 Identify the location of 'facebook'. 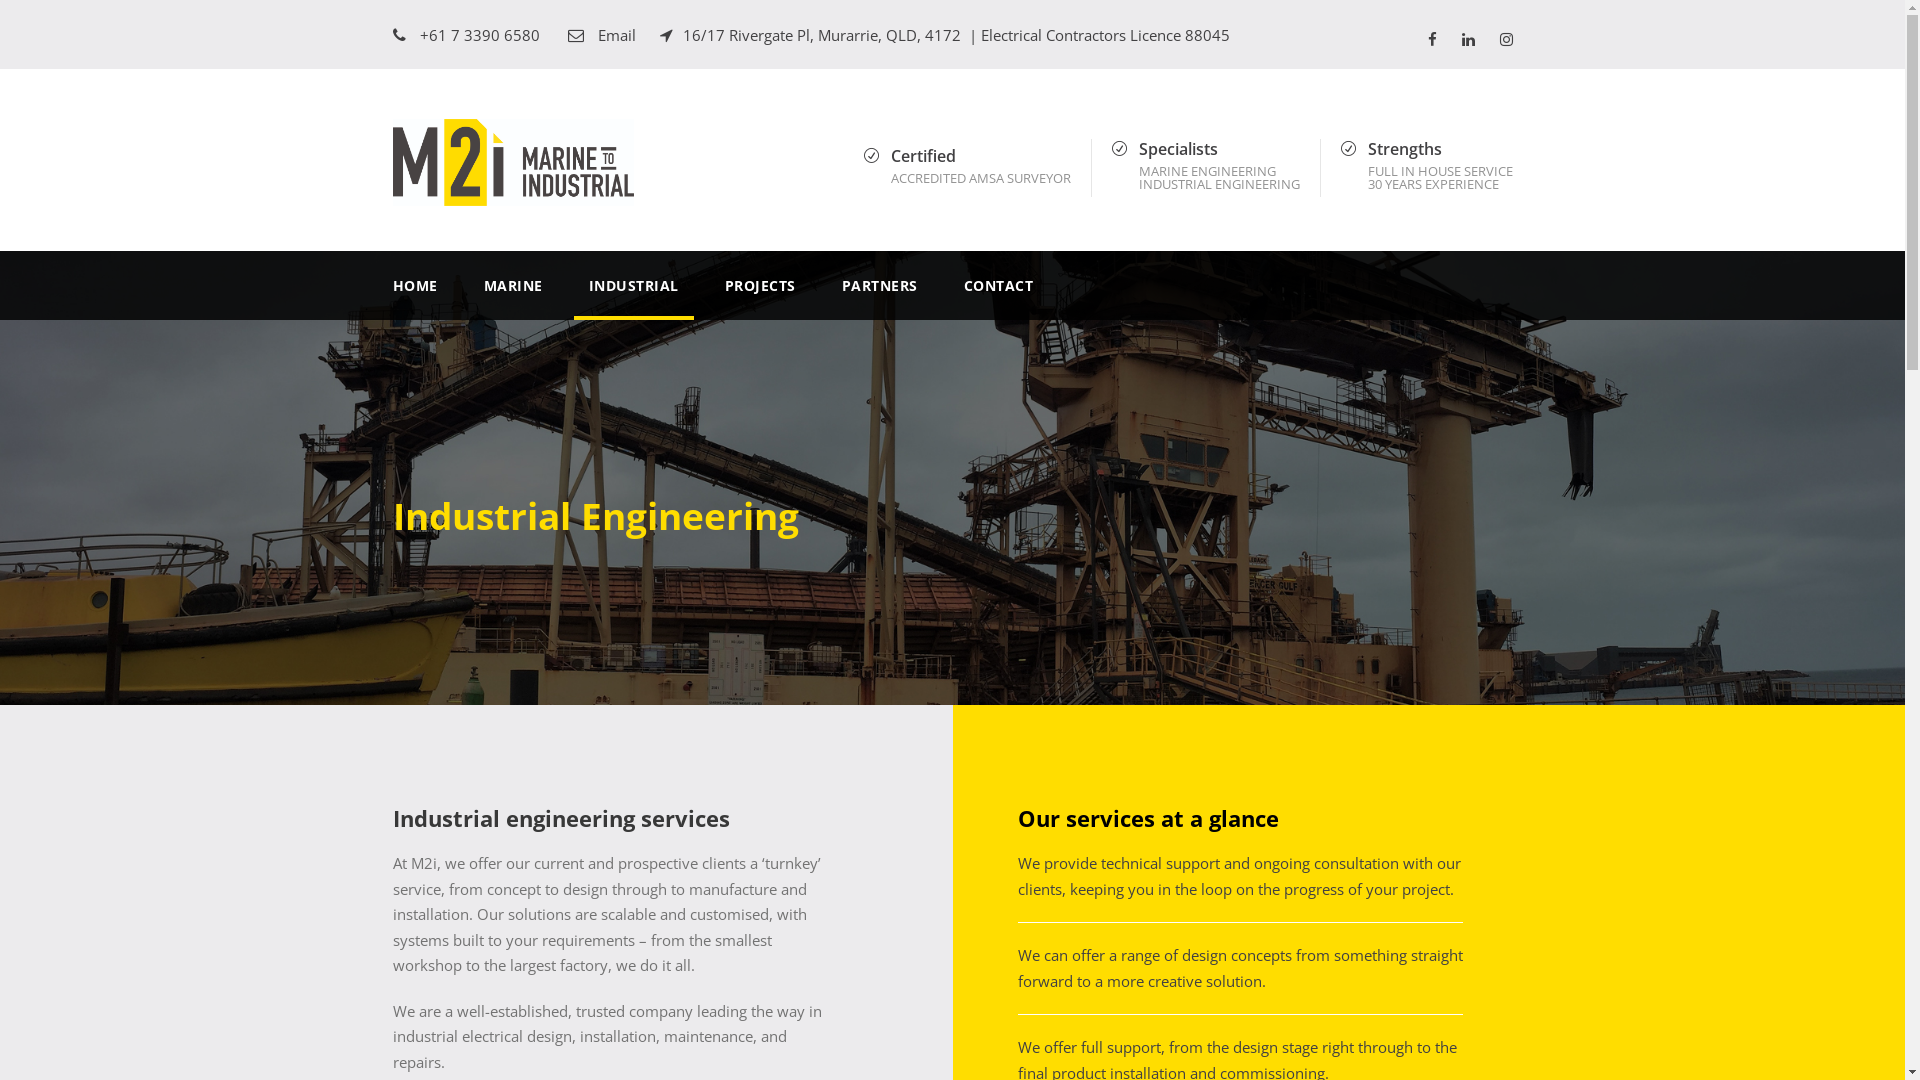
(1431, 38).